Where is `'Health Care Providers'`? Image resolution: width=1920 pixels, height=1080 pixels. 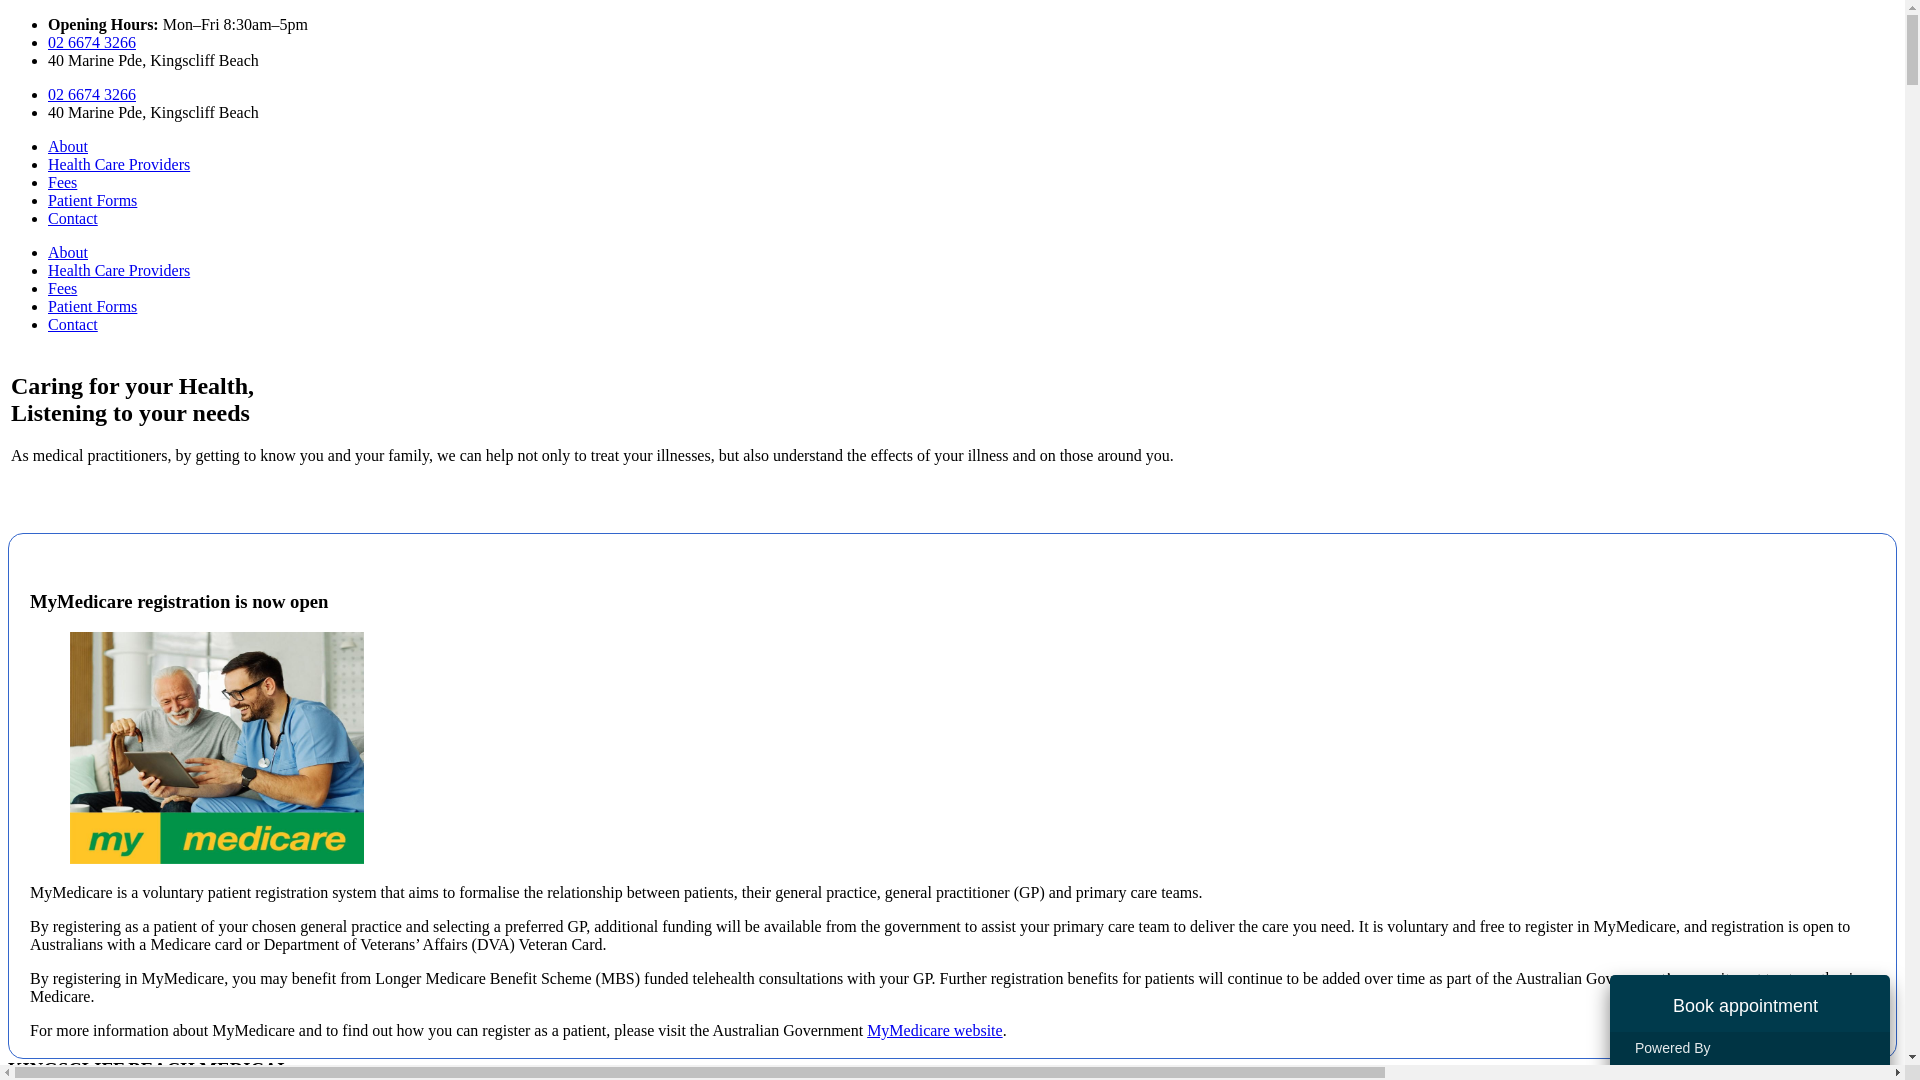
'Health Care Providers' is located at coordinates (48, 270).